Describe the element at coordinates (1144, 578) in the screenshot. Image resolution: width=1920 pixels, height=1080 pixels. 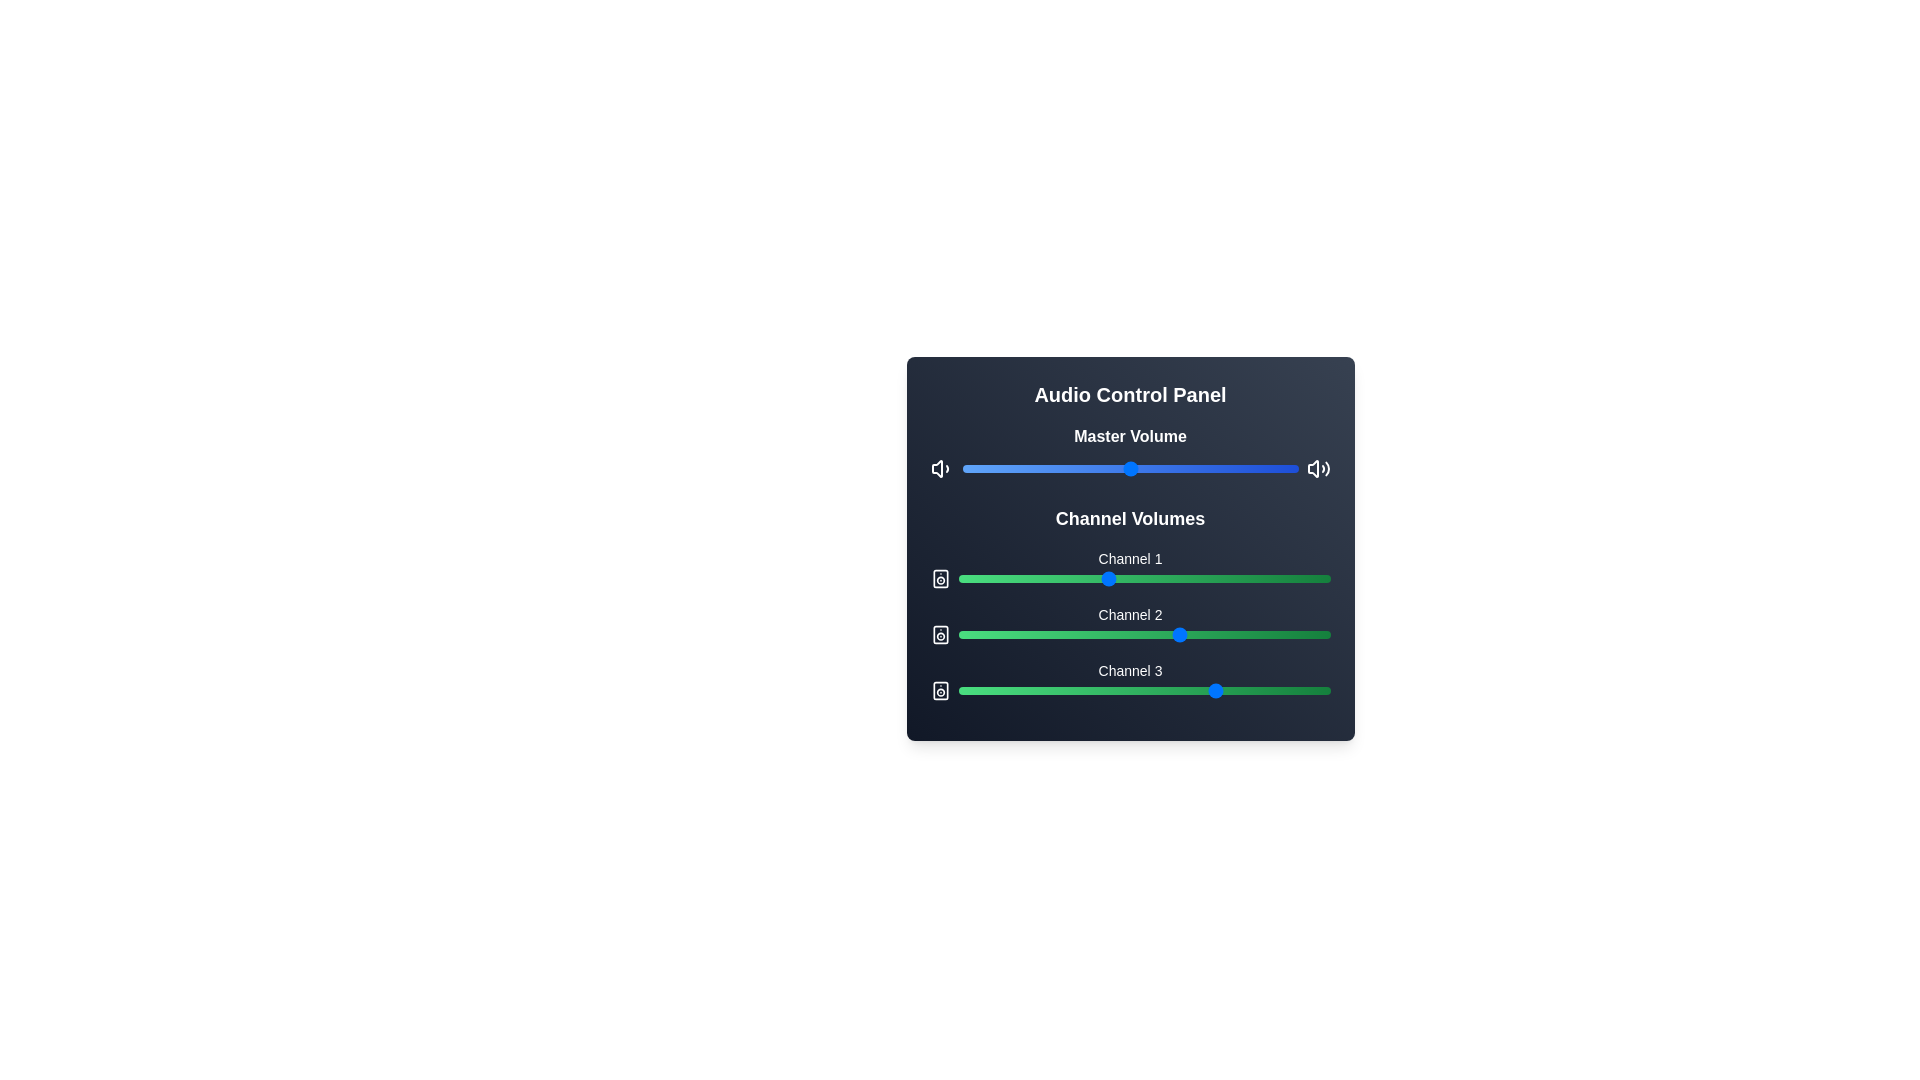
I see `the volume slider for Channel 1 to reposition the handle and adjust the audio level` at that location.